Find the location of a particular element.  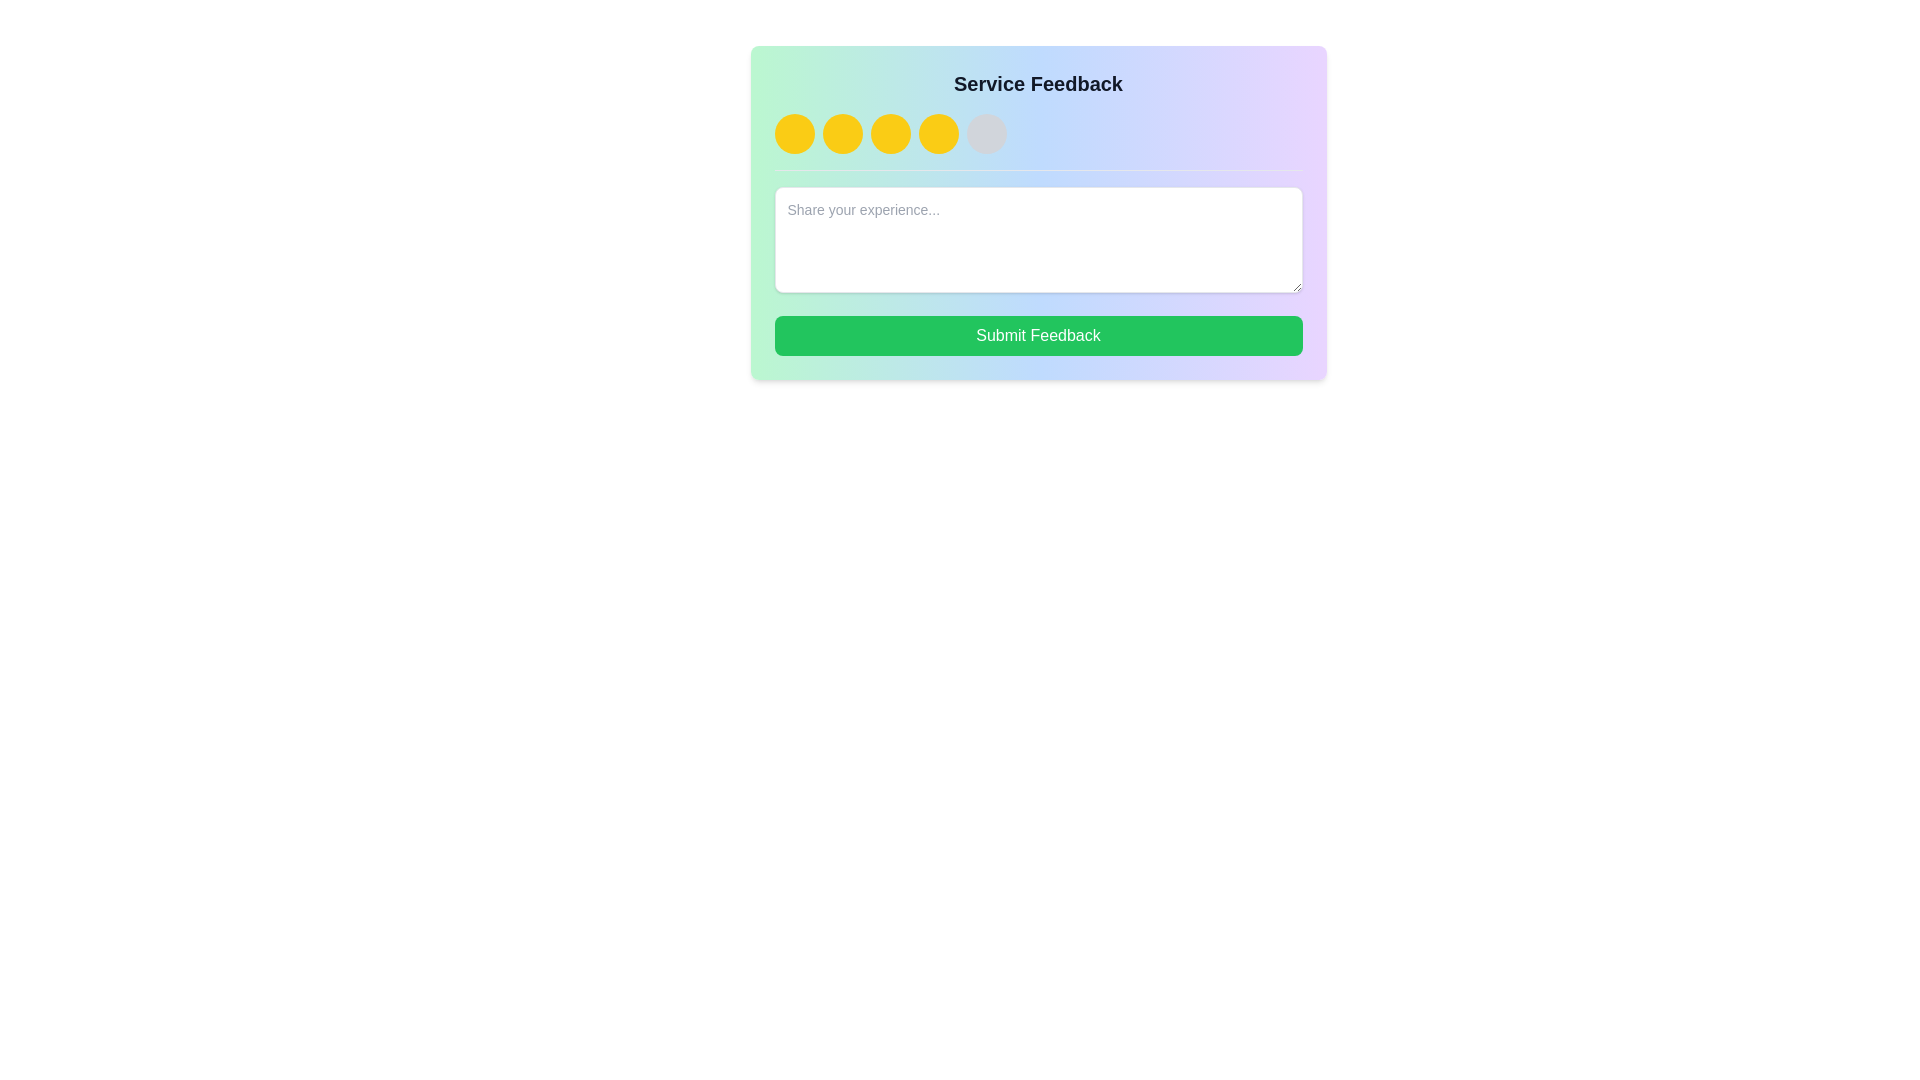

the fifth circular placeholder in the rating interface is located at coordinates (986, 134).